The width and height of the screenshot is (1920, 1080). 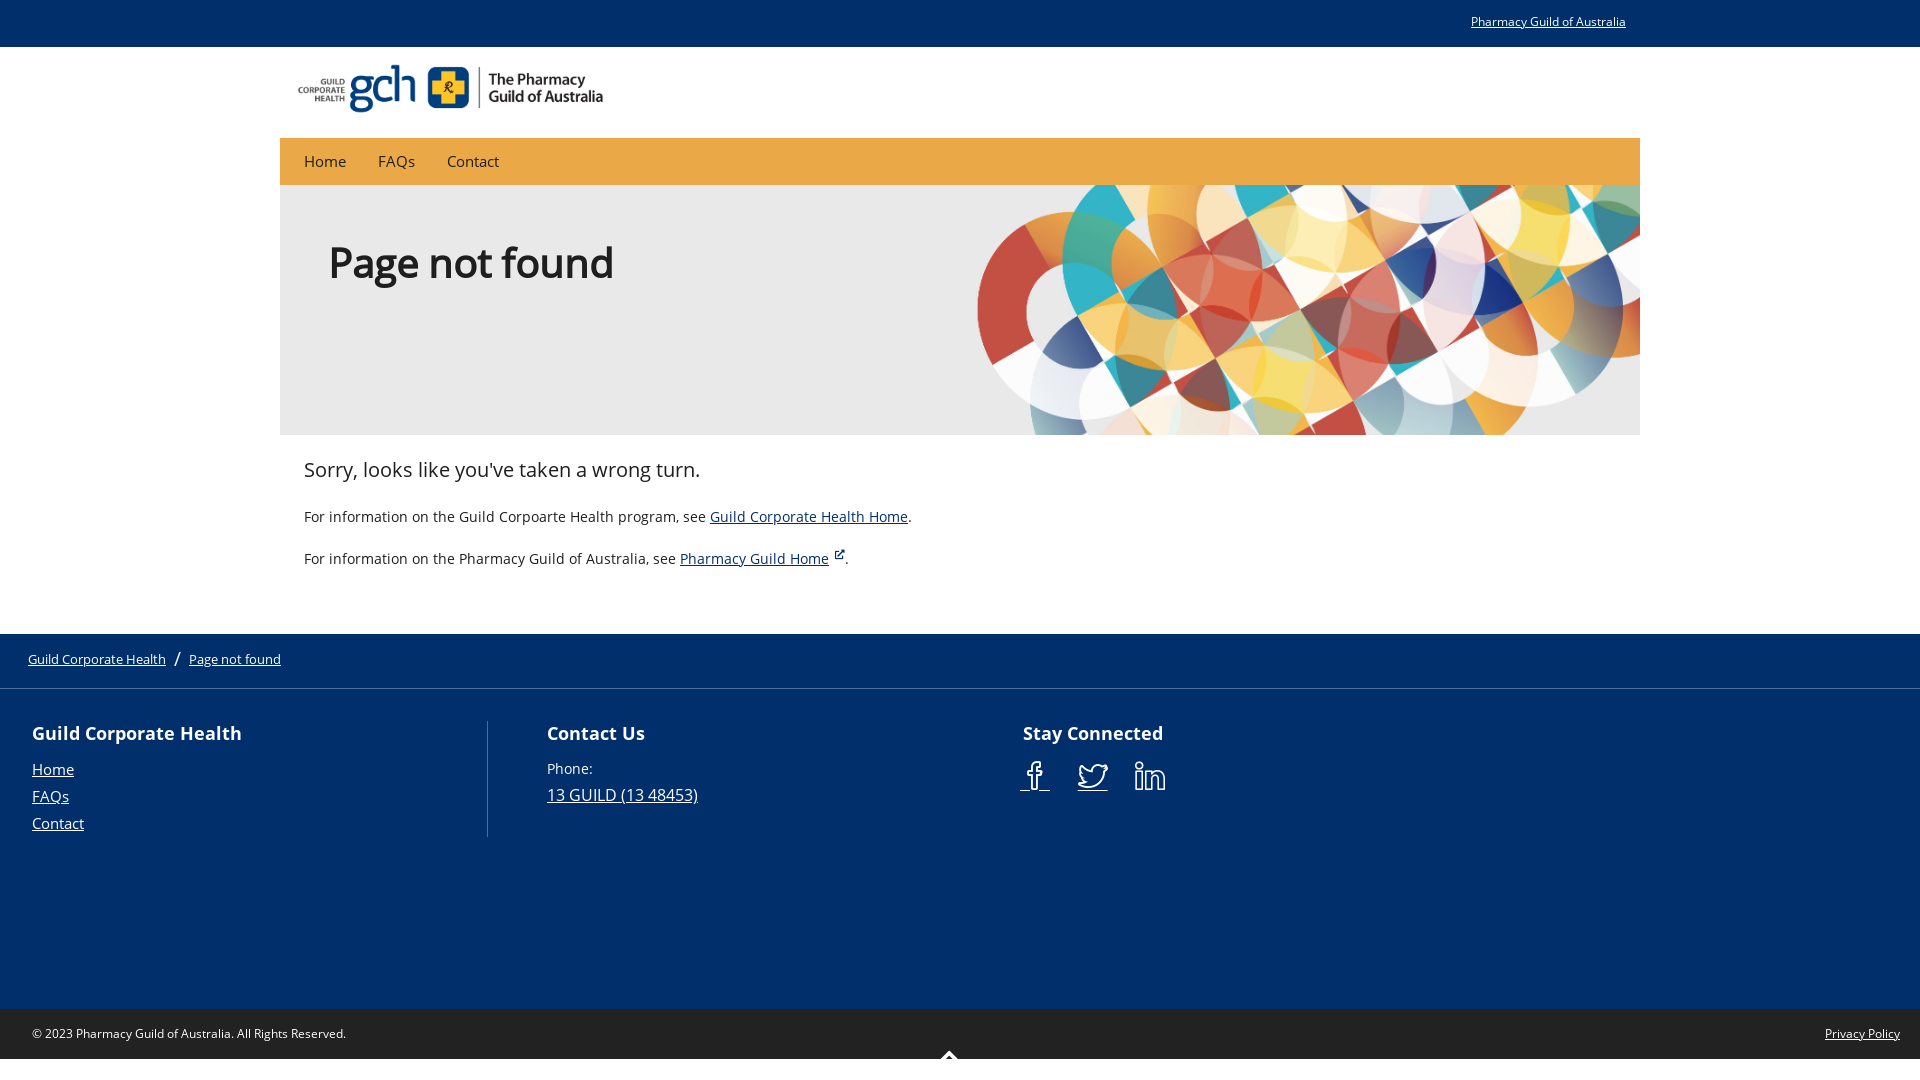 I want to click on 'Contact', so click(x=57, y=822).